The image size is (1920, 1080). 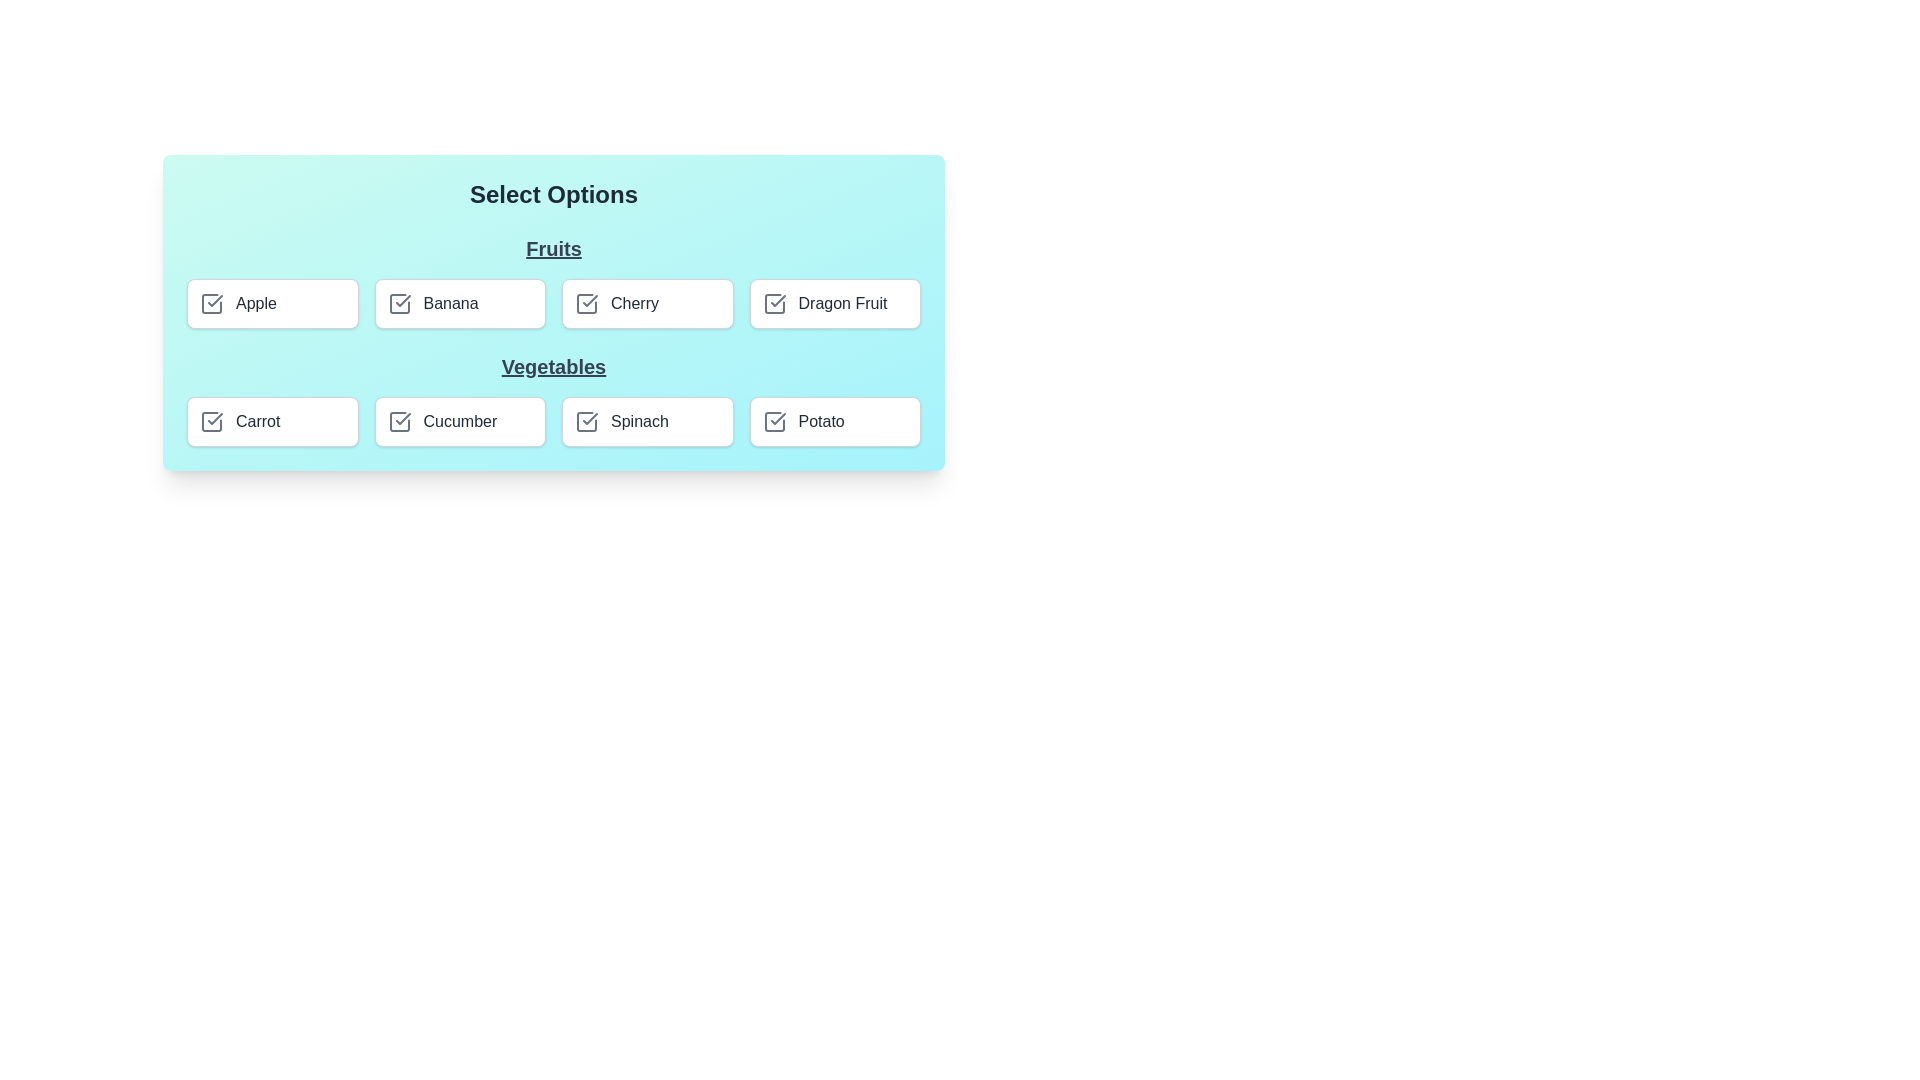 What do you see at coordinates (271, 304) in the screenshot?
I see `the first selectable card in the 'Fruits' section` at bounding box center [271, 304].